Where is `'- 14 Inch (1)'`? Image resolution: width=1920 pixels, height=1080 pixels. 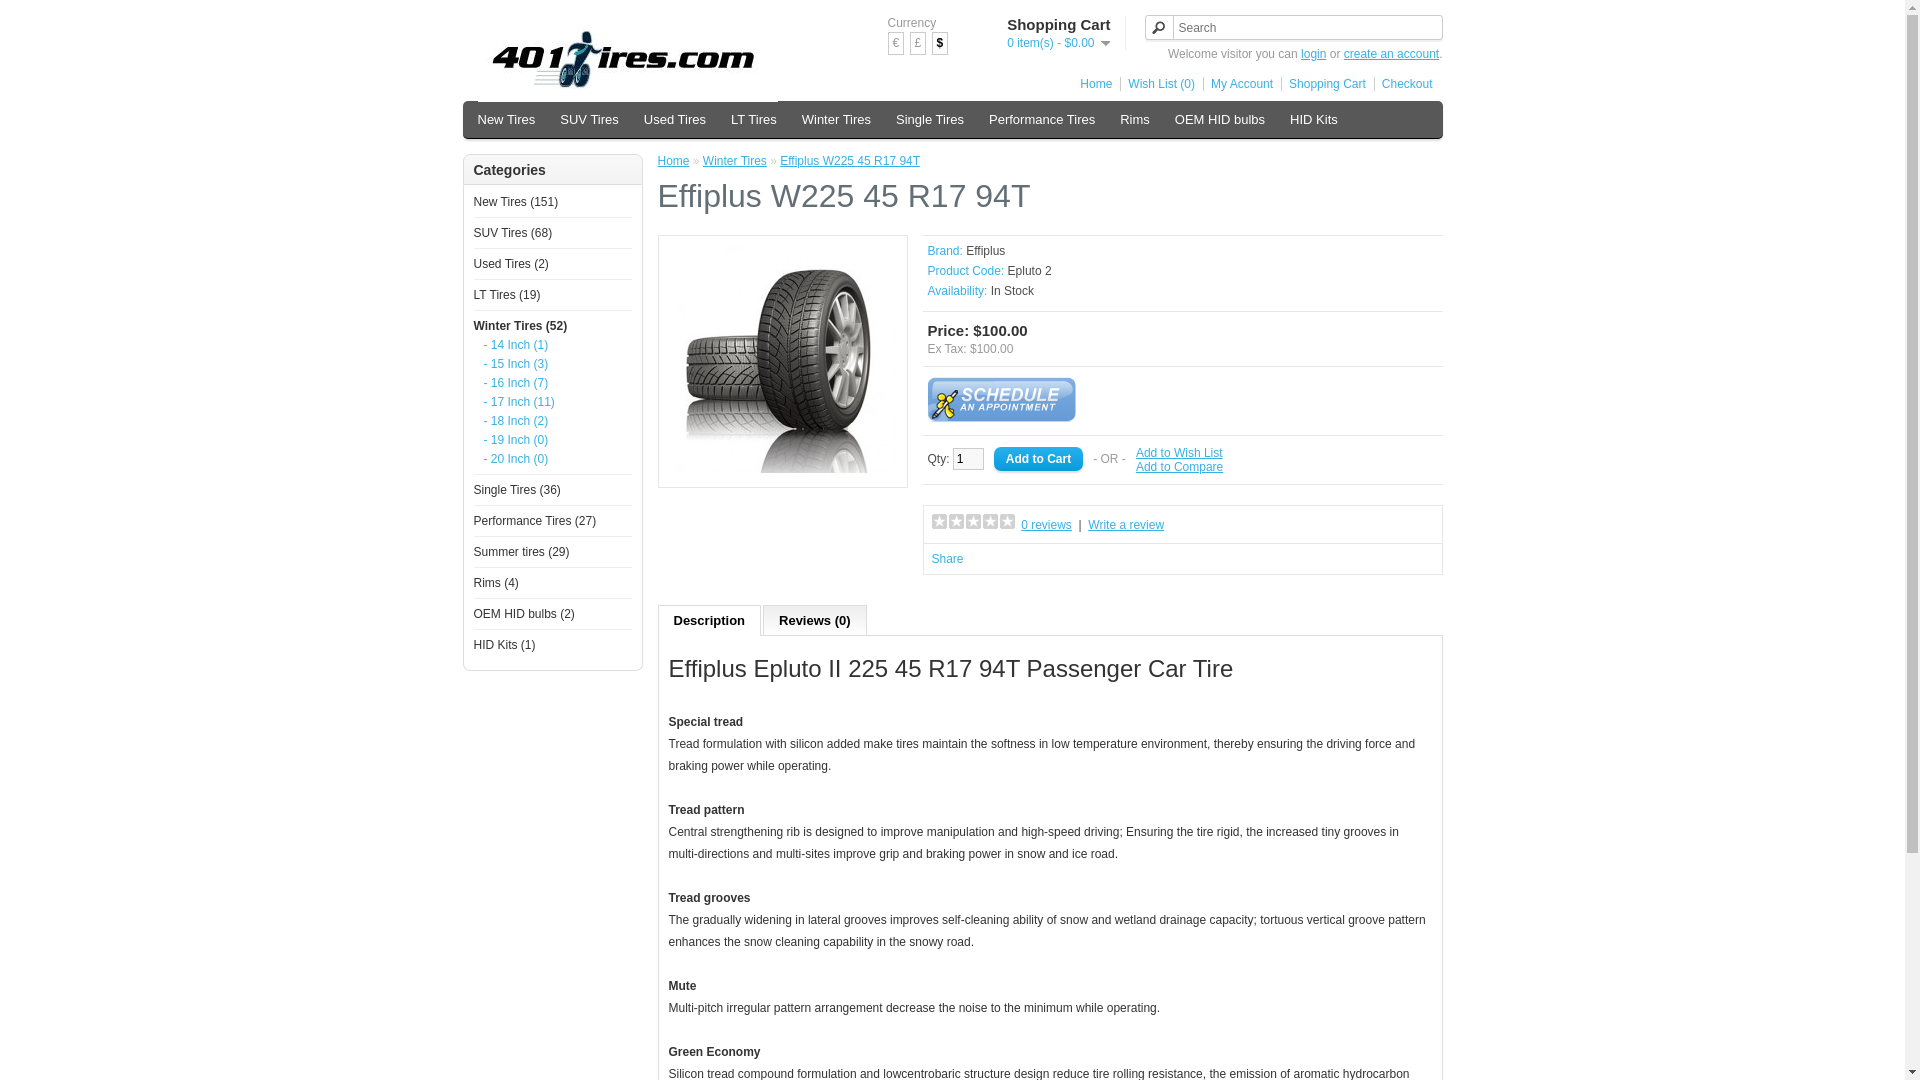 '- 14 Inch (1)' is located at coordinates (551, 343).